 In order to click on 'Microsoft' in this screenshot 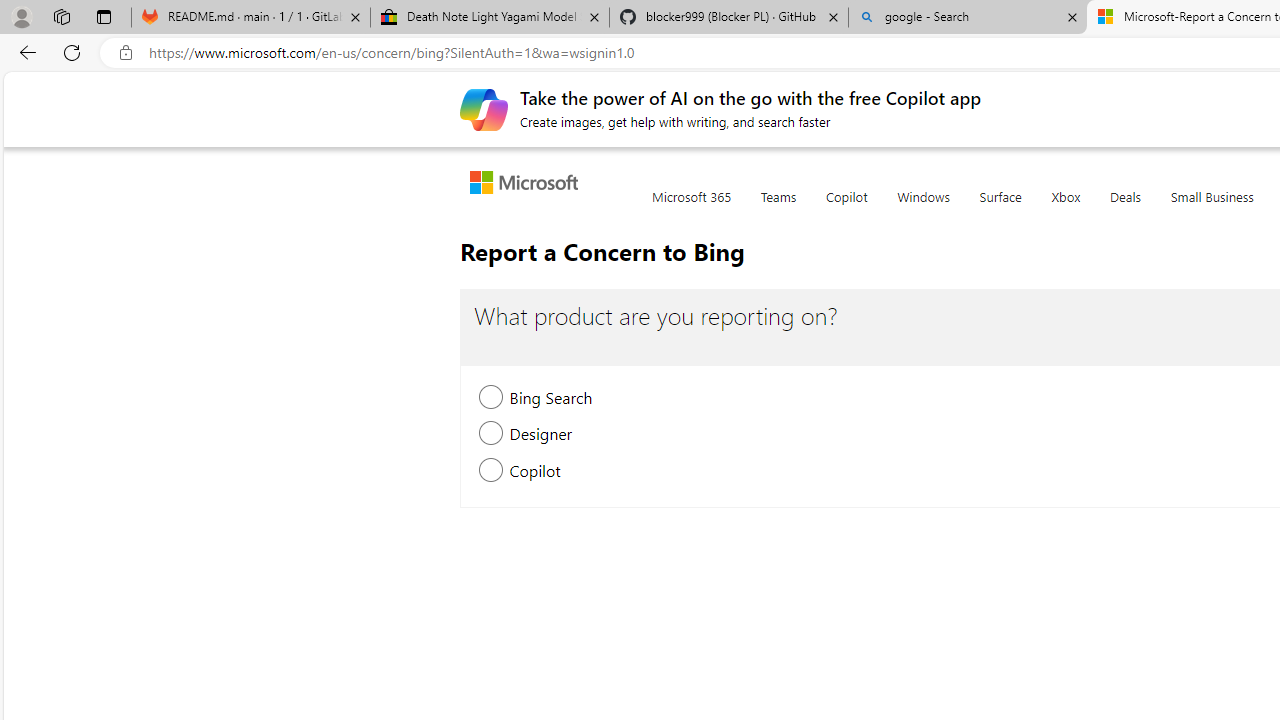, I will do `click(528, 184)`.